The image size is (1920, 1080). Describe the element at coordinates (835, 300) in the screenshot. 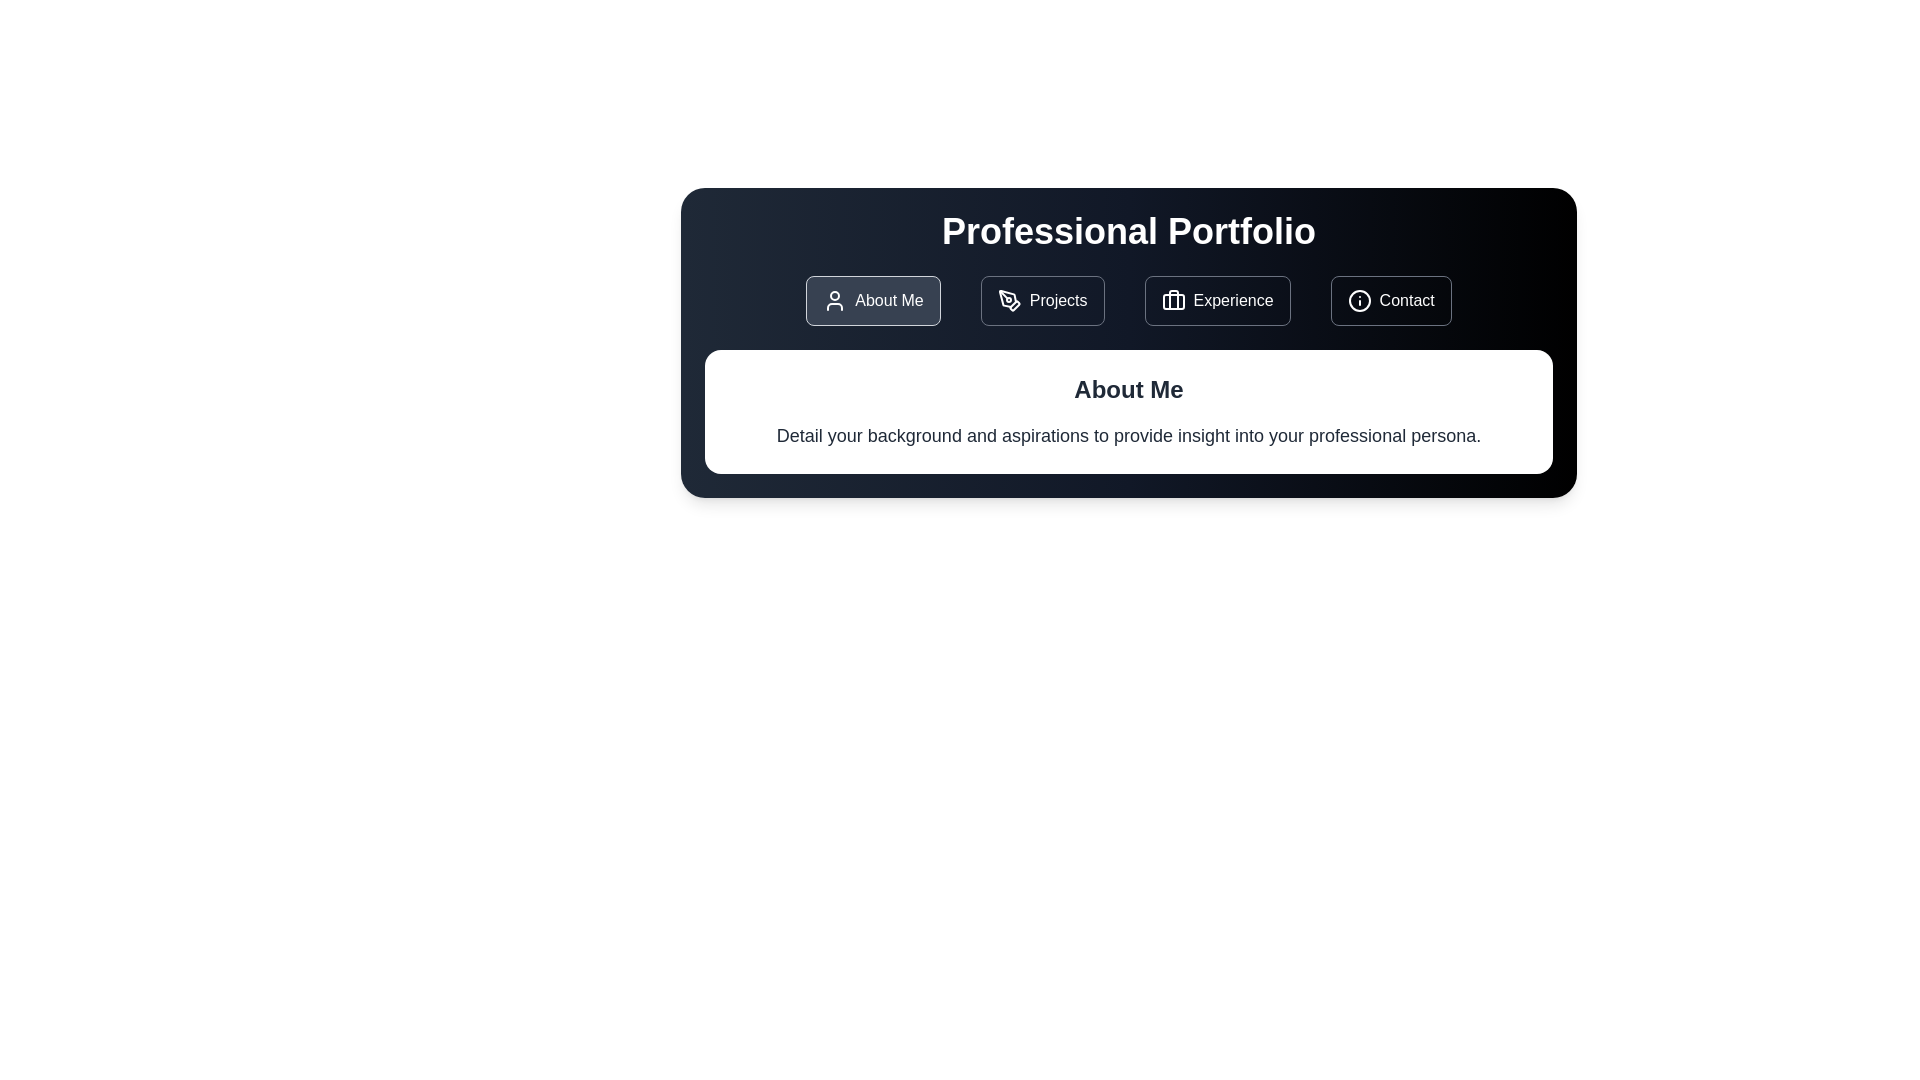

I see `the graphical icon representing a user, which is located on the dark-colored rectangular button labeled 'About Me' in the upper-left section of the button` at that location.